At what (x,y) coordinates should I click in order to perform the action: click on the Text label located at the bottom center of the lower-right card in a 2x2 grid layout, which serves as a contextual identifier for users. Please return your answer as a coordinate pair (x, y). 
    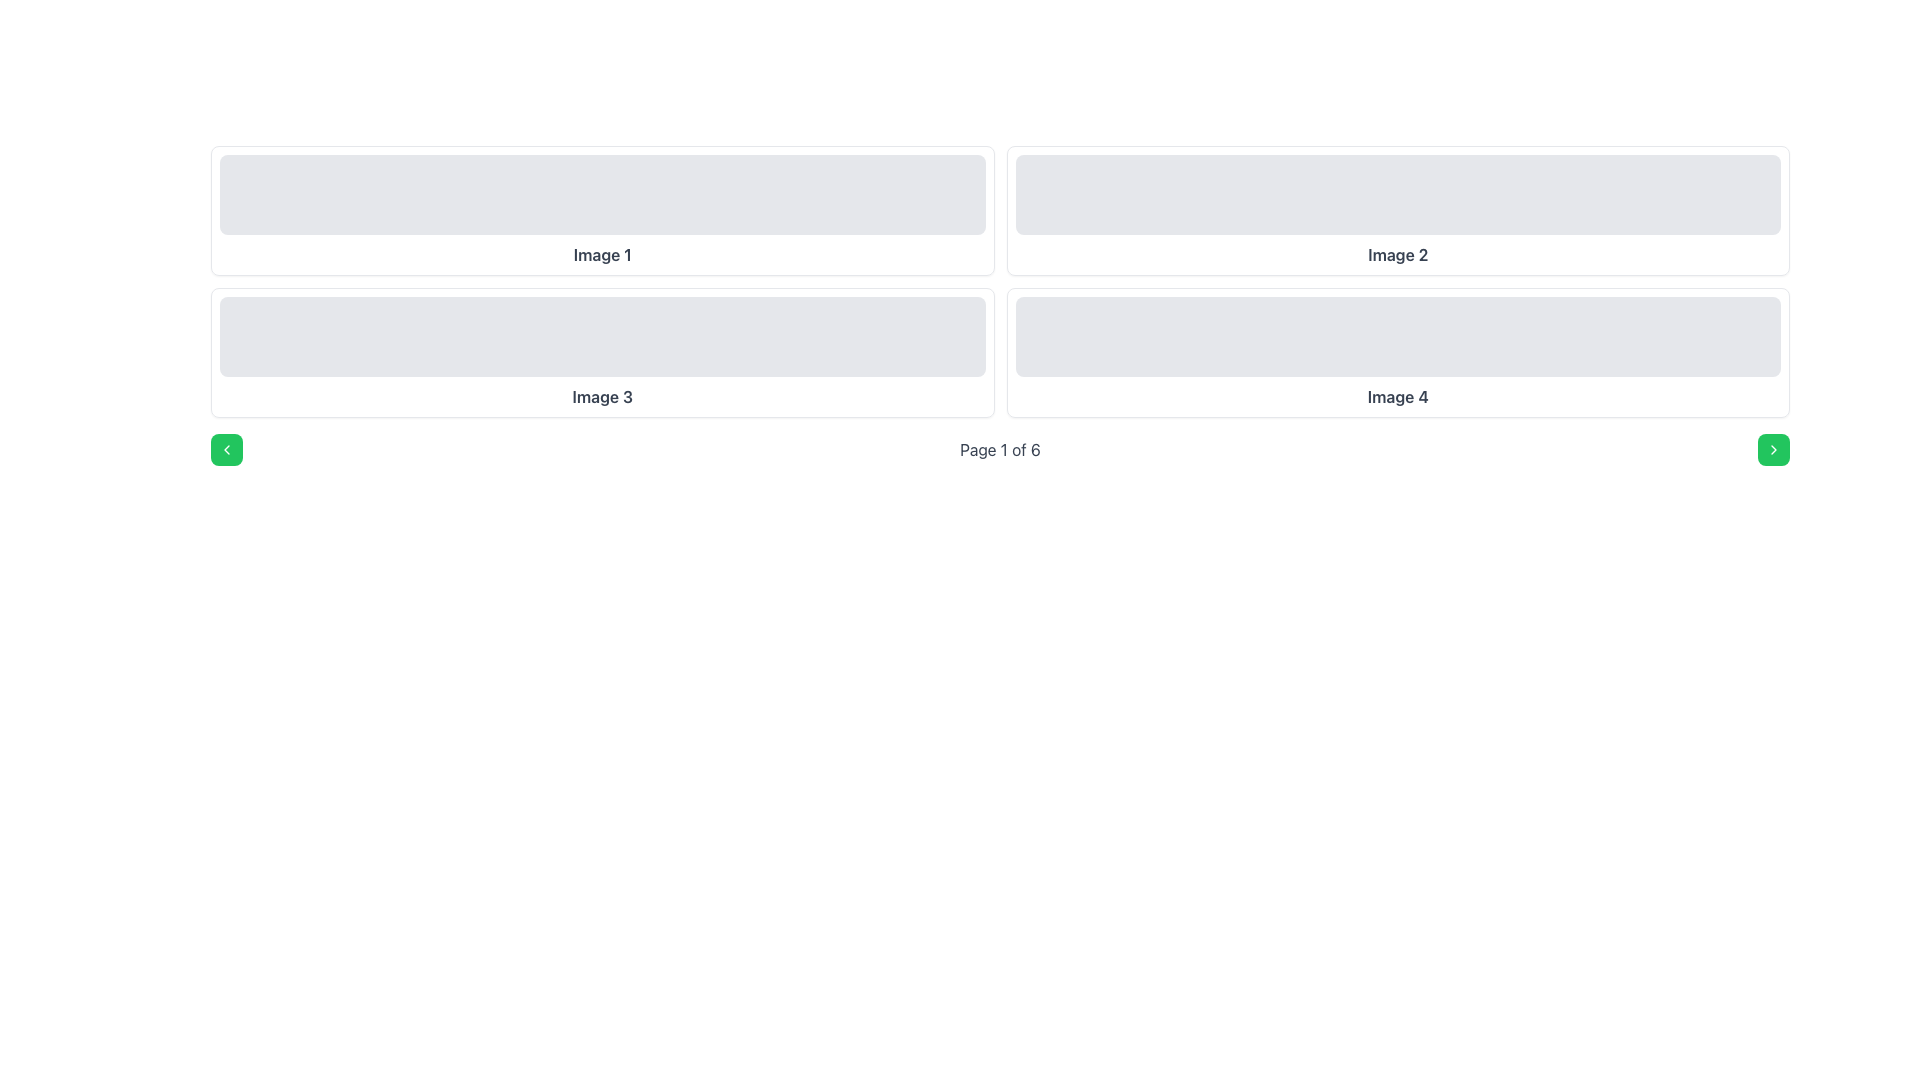
    Looking at the image, I should click on (1397, 397).